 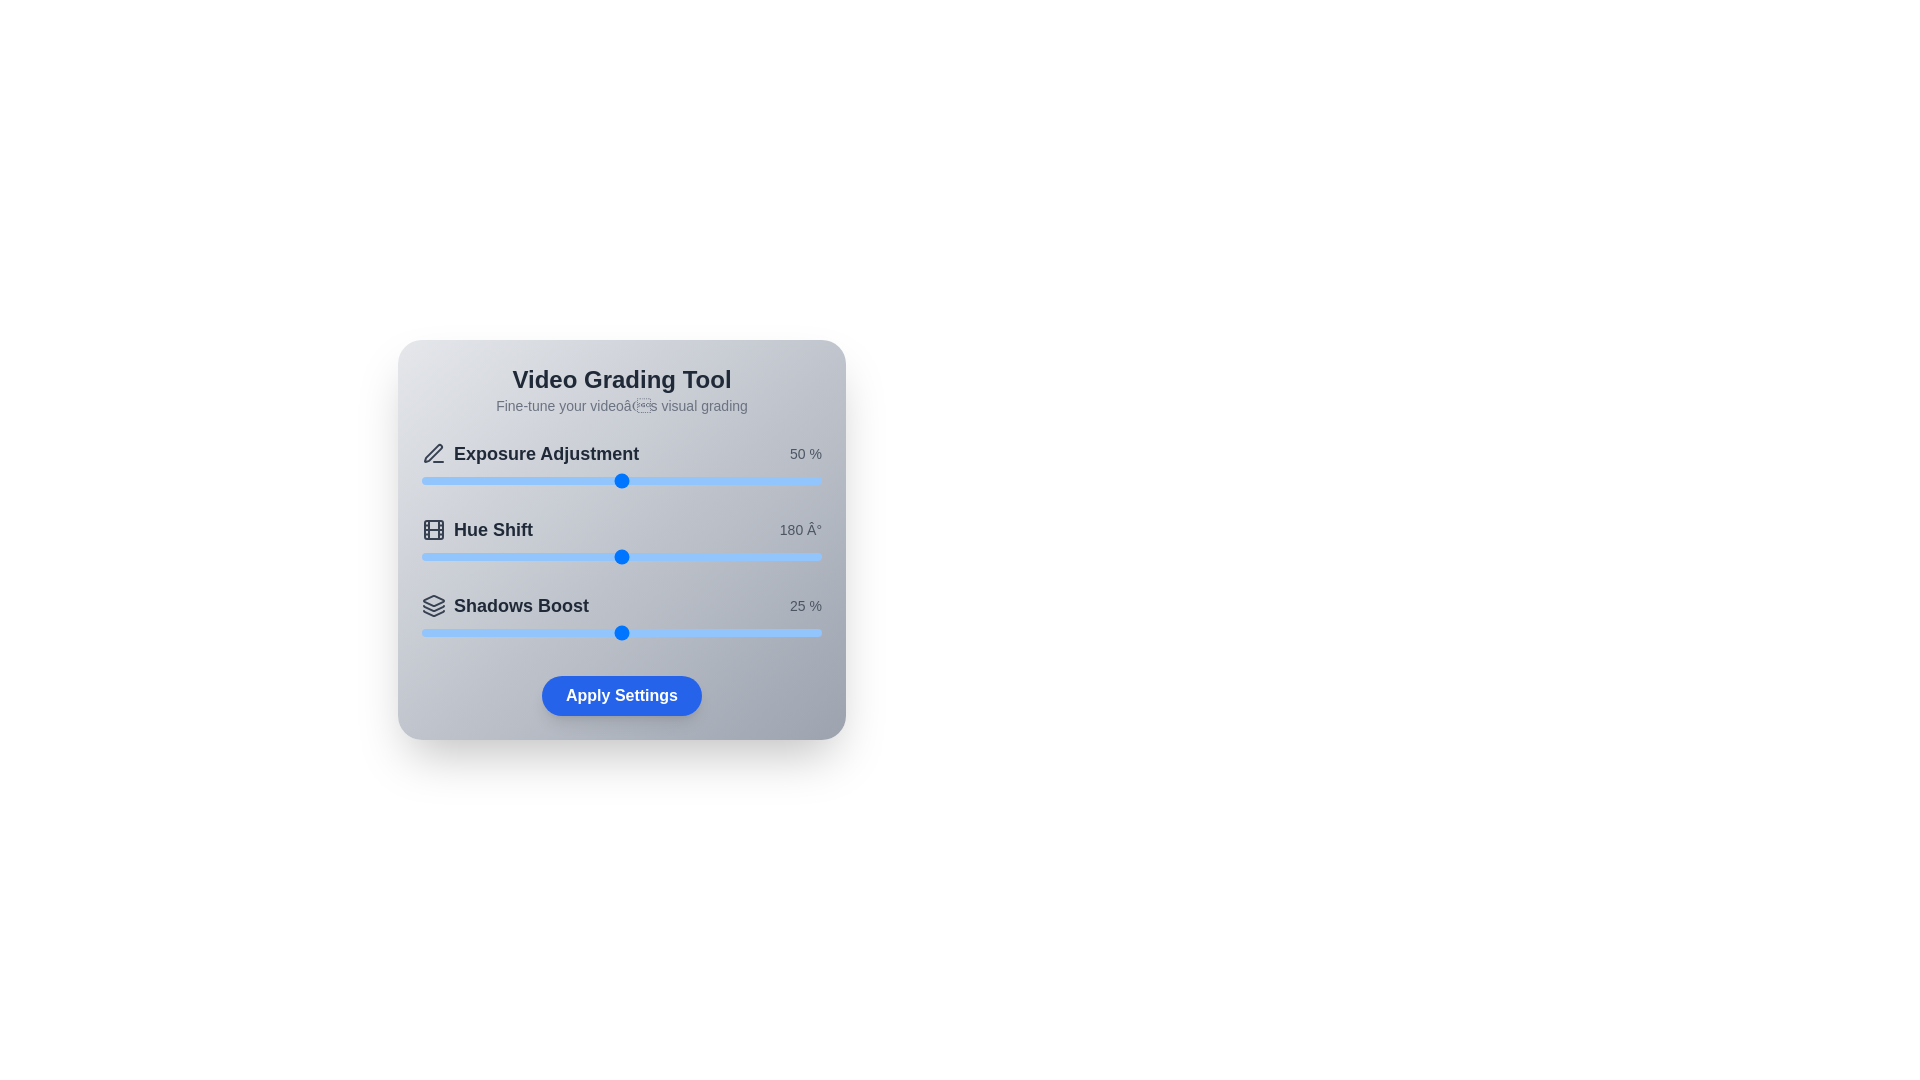 What do you see at coordinates (521, 604) in the screenshot?
I see `the 'Shadows Boost' text label, which is styled in a bold, dark gray font and located below the 'Hue Shift' label in the 'Video Grading Tool' interface` at bounding box center [521, 604].